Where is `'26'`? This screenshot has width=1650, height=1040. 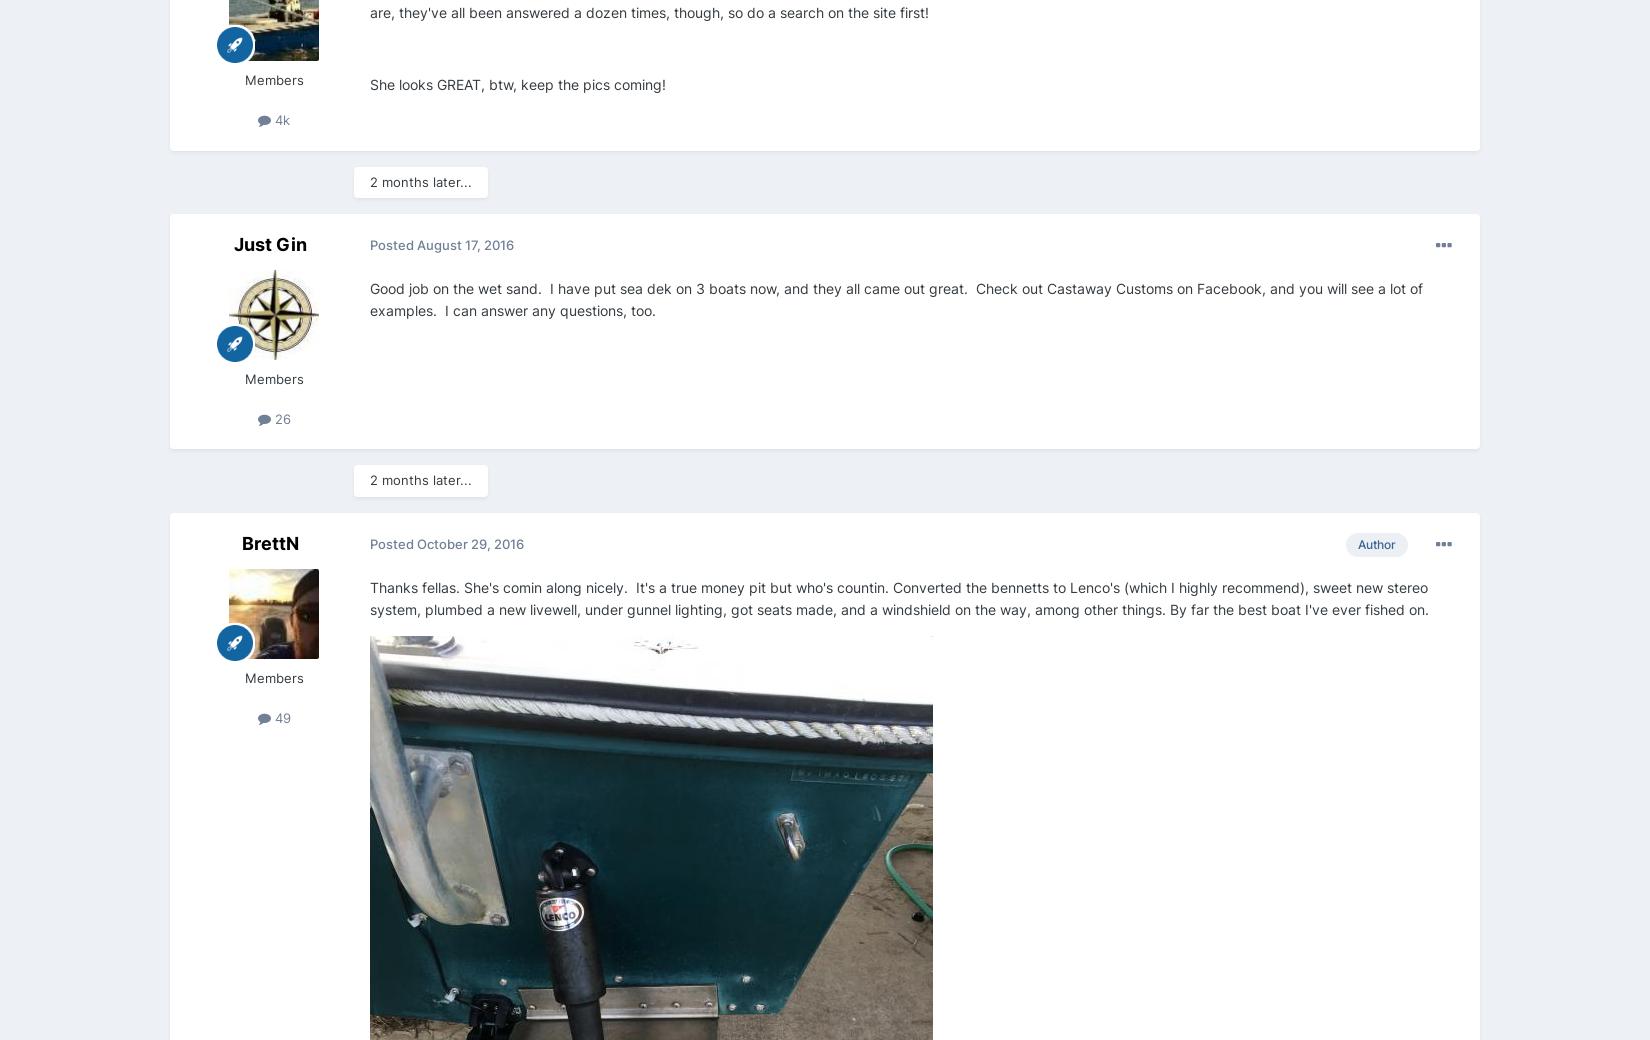 '26' is located at coordinates (280, 417).